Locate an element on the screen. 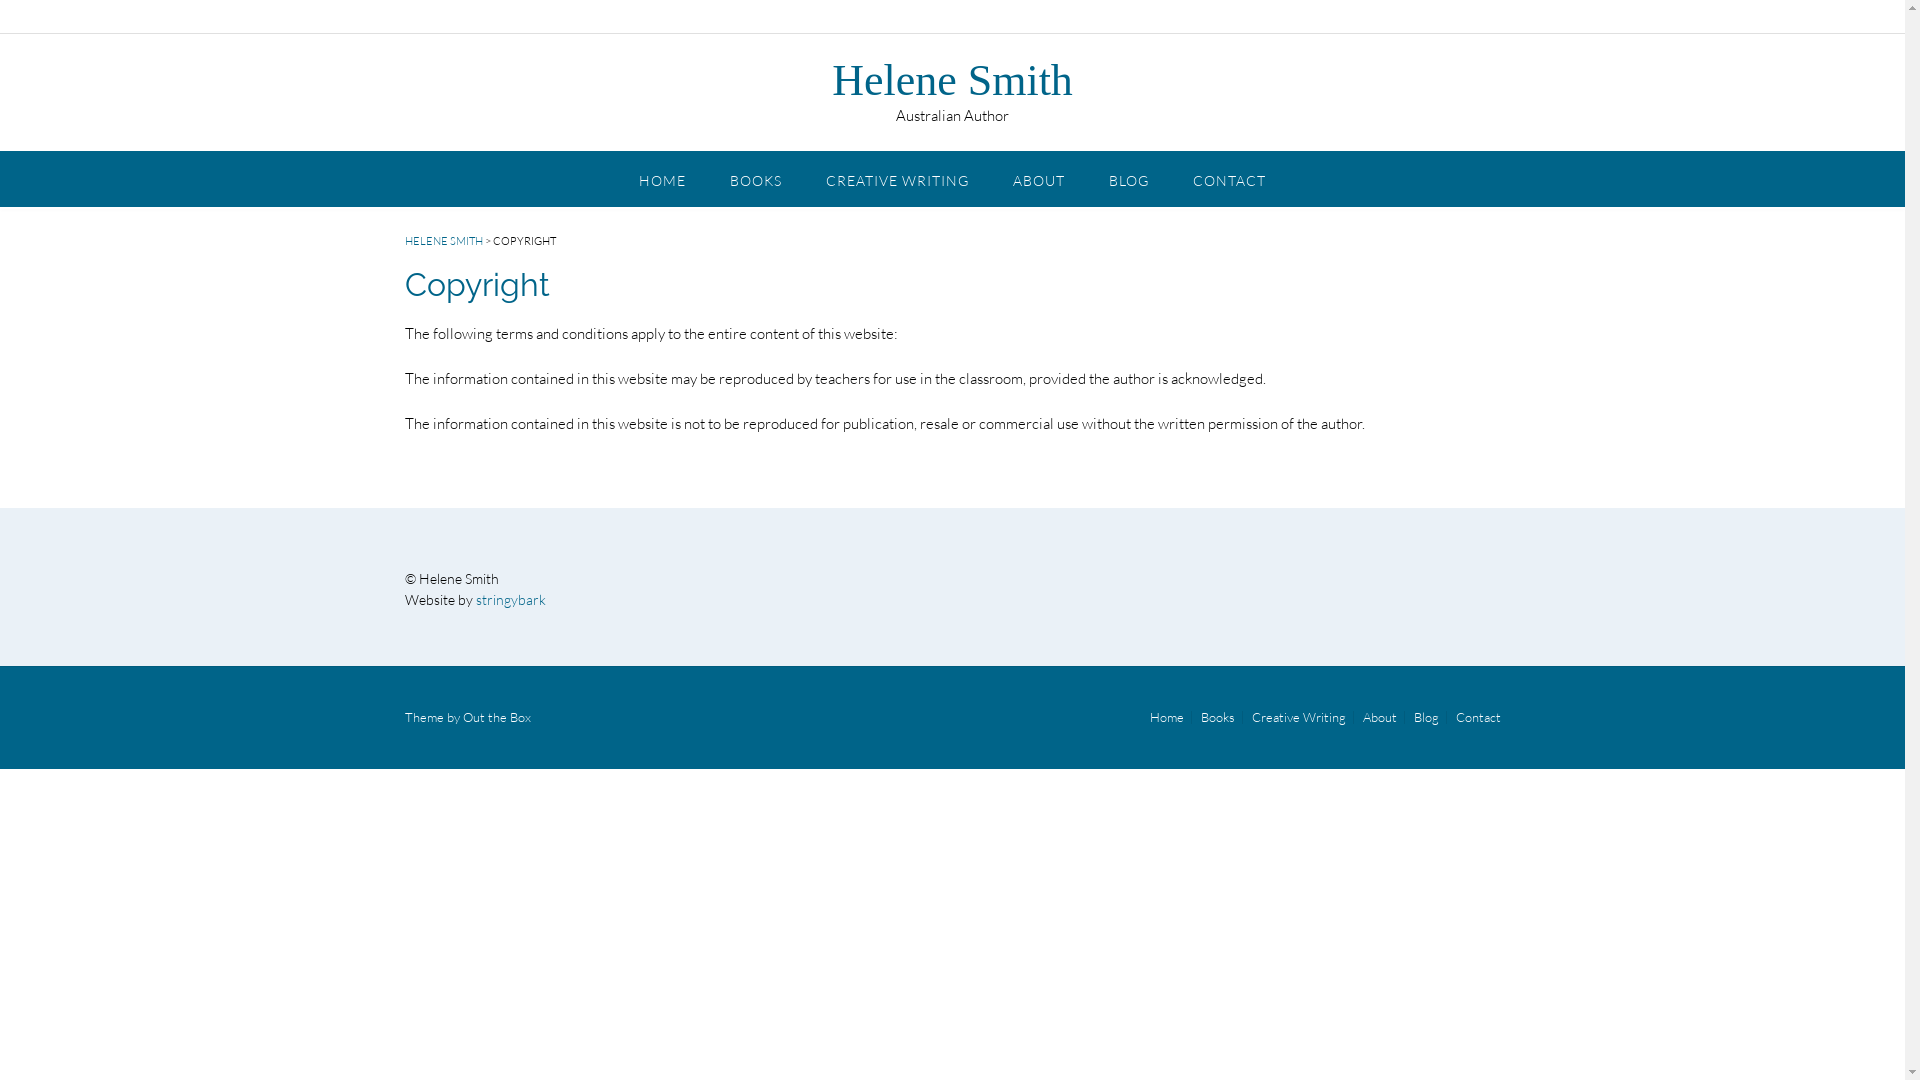 This screenshot has width=1920, height=1080. 'stringybark' is located at coordinates (510, 598).